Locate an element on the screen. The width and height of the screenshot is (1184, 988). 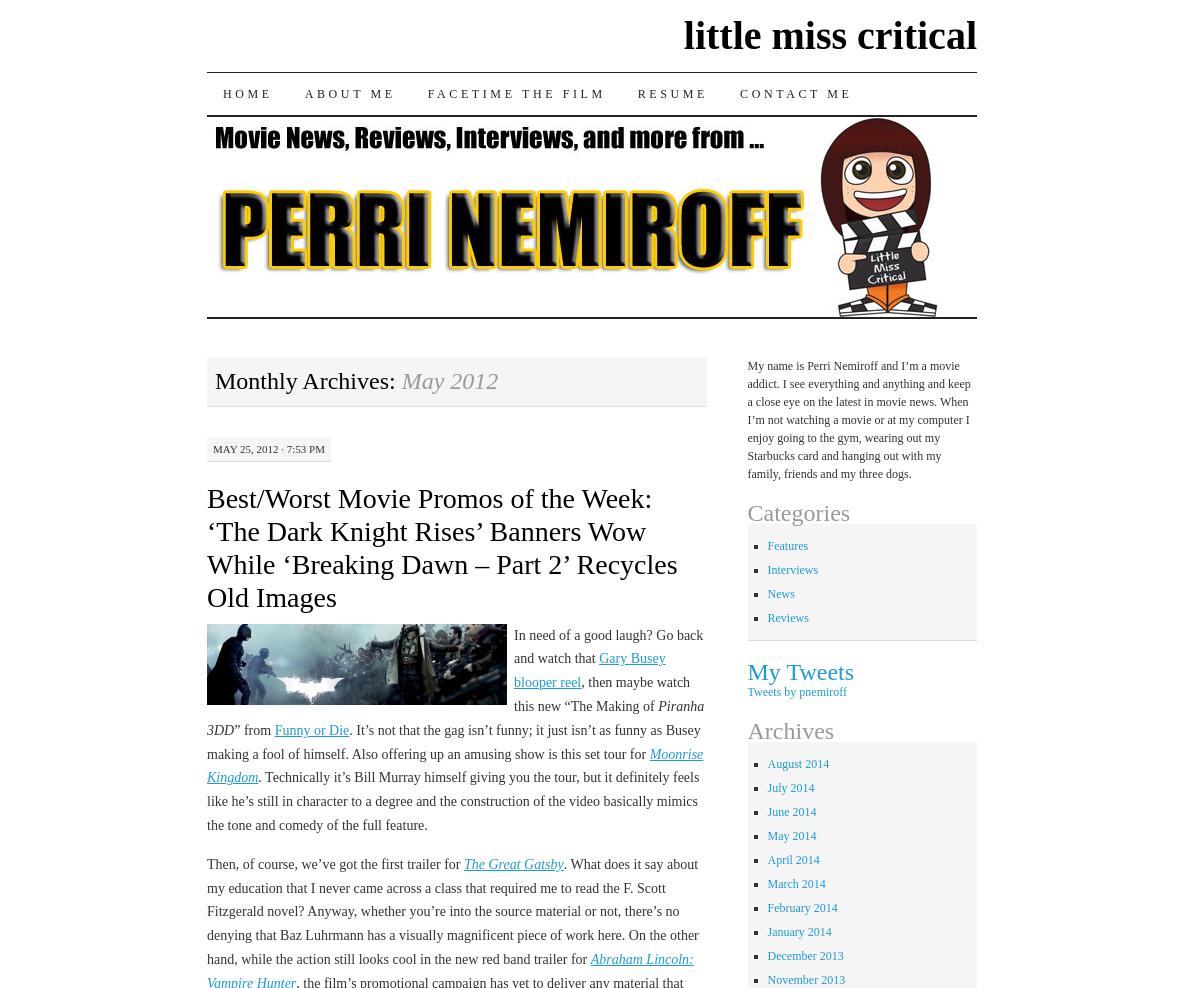
'Gary Busey blooper reel' is located at coordinates (512, 669).